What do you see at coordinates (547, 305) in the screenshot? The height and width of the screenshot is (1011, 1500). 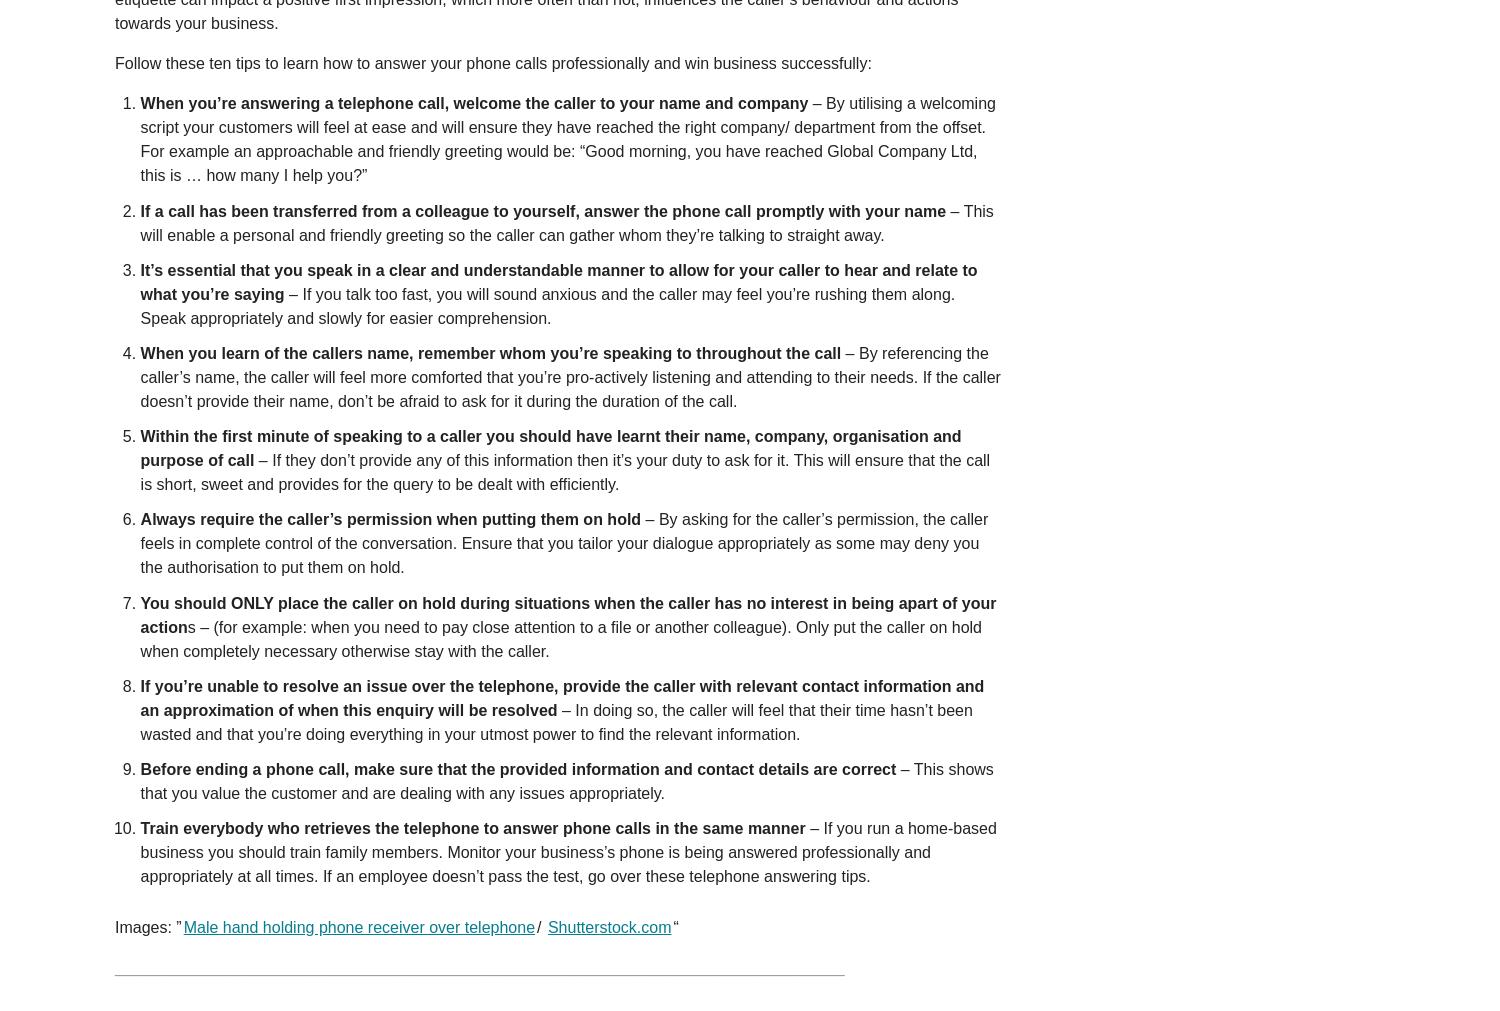 I see `'– If you talk too fast, you will sound anxious and the caller may feel you’re rushing them along. Speak appropriately and slowly for easier comprehension.'` at bounding box center [547, 305].